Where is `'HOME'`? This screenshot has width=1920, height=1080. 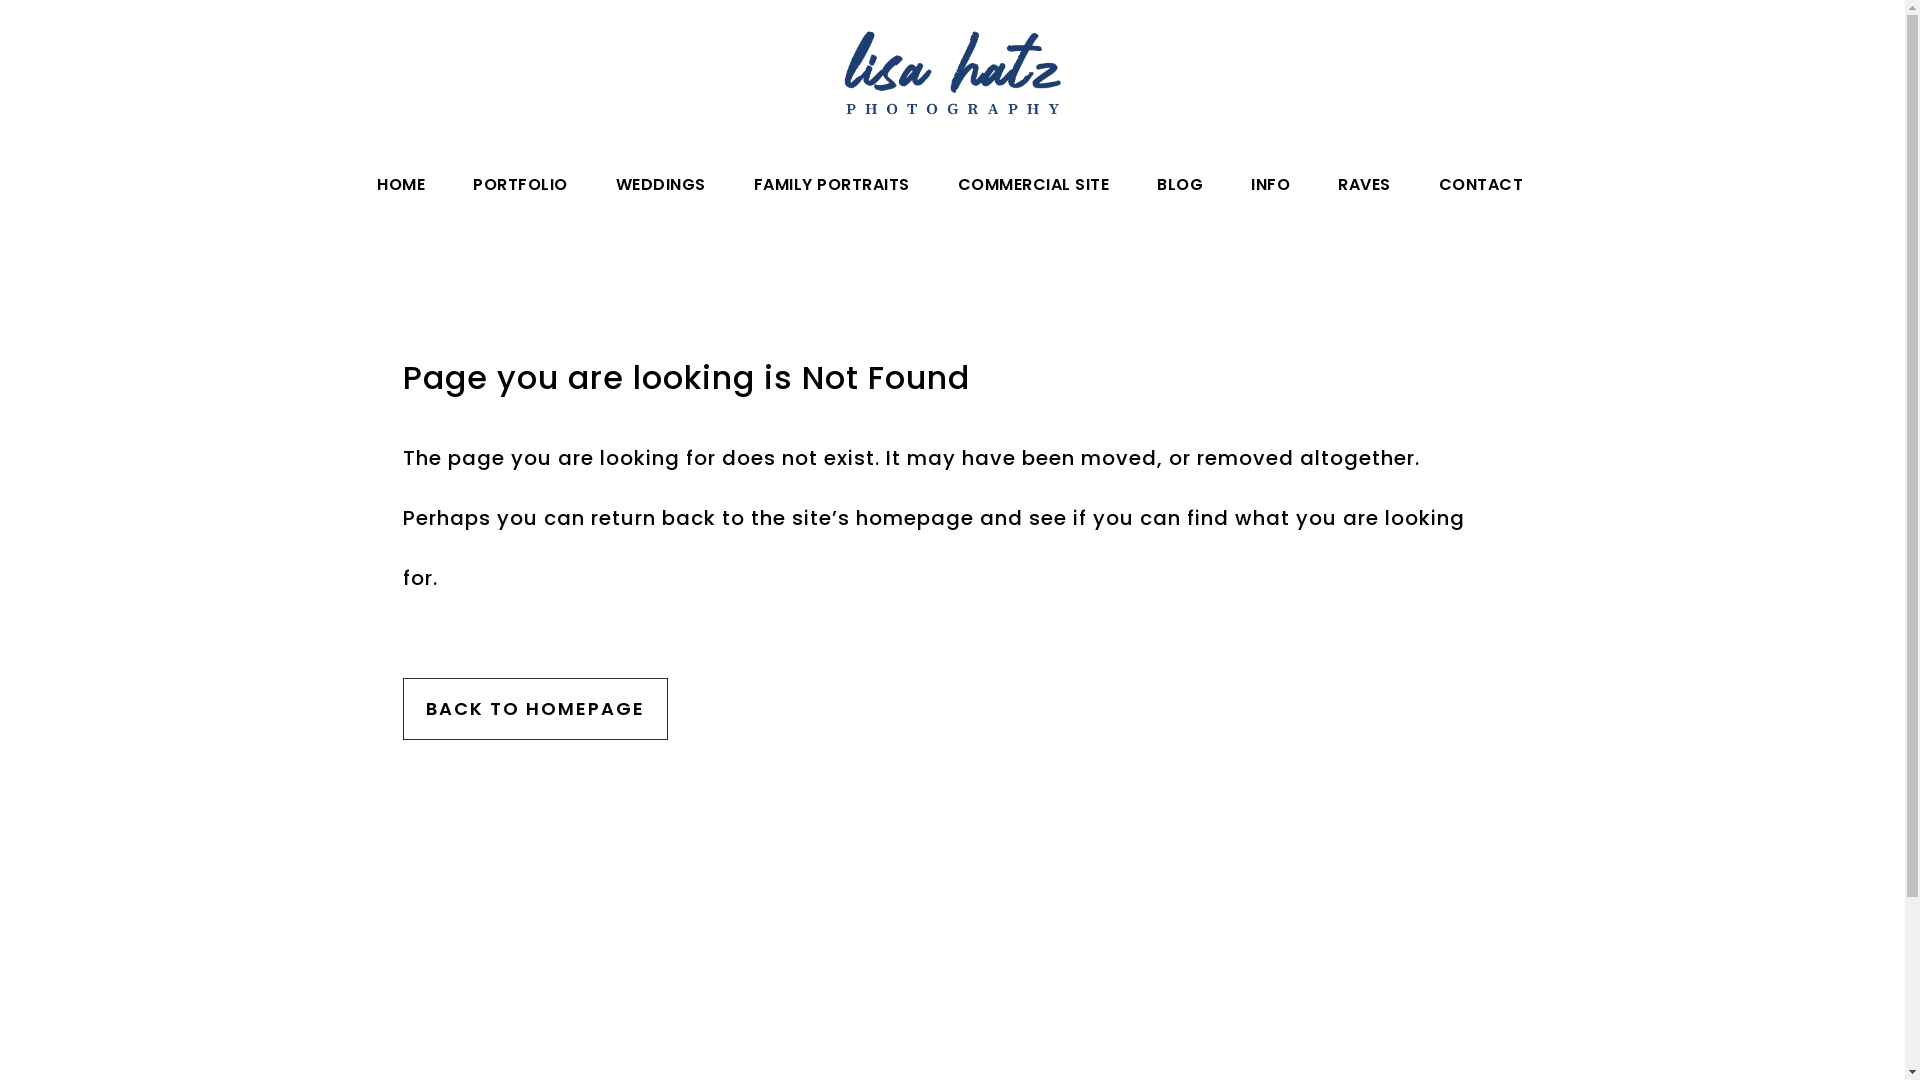
'HOME' is located at coordinates (400, 185).